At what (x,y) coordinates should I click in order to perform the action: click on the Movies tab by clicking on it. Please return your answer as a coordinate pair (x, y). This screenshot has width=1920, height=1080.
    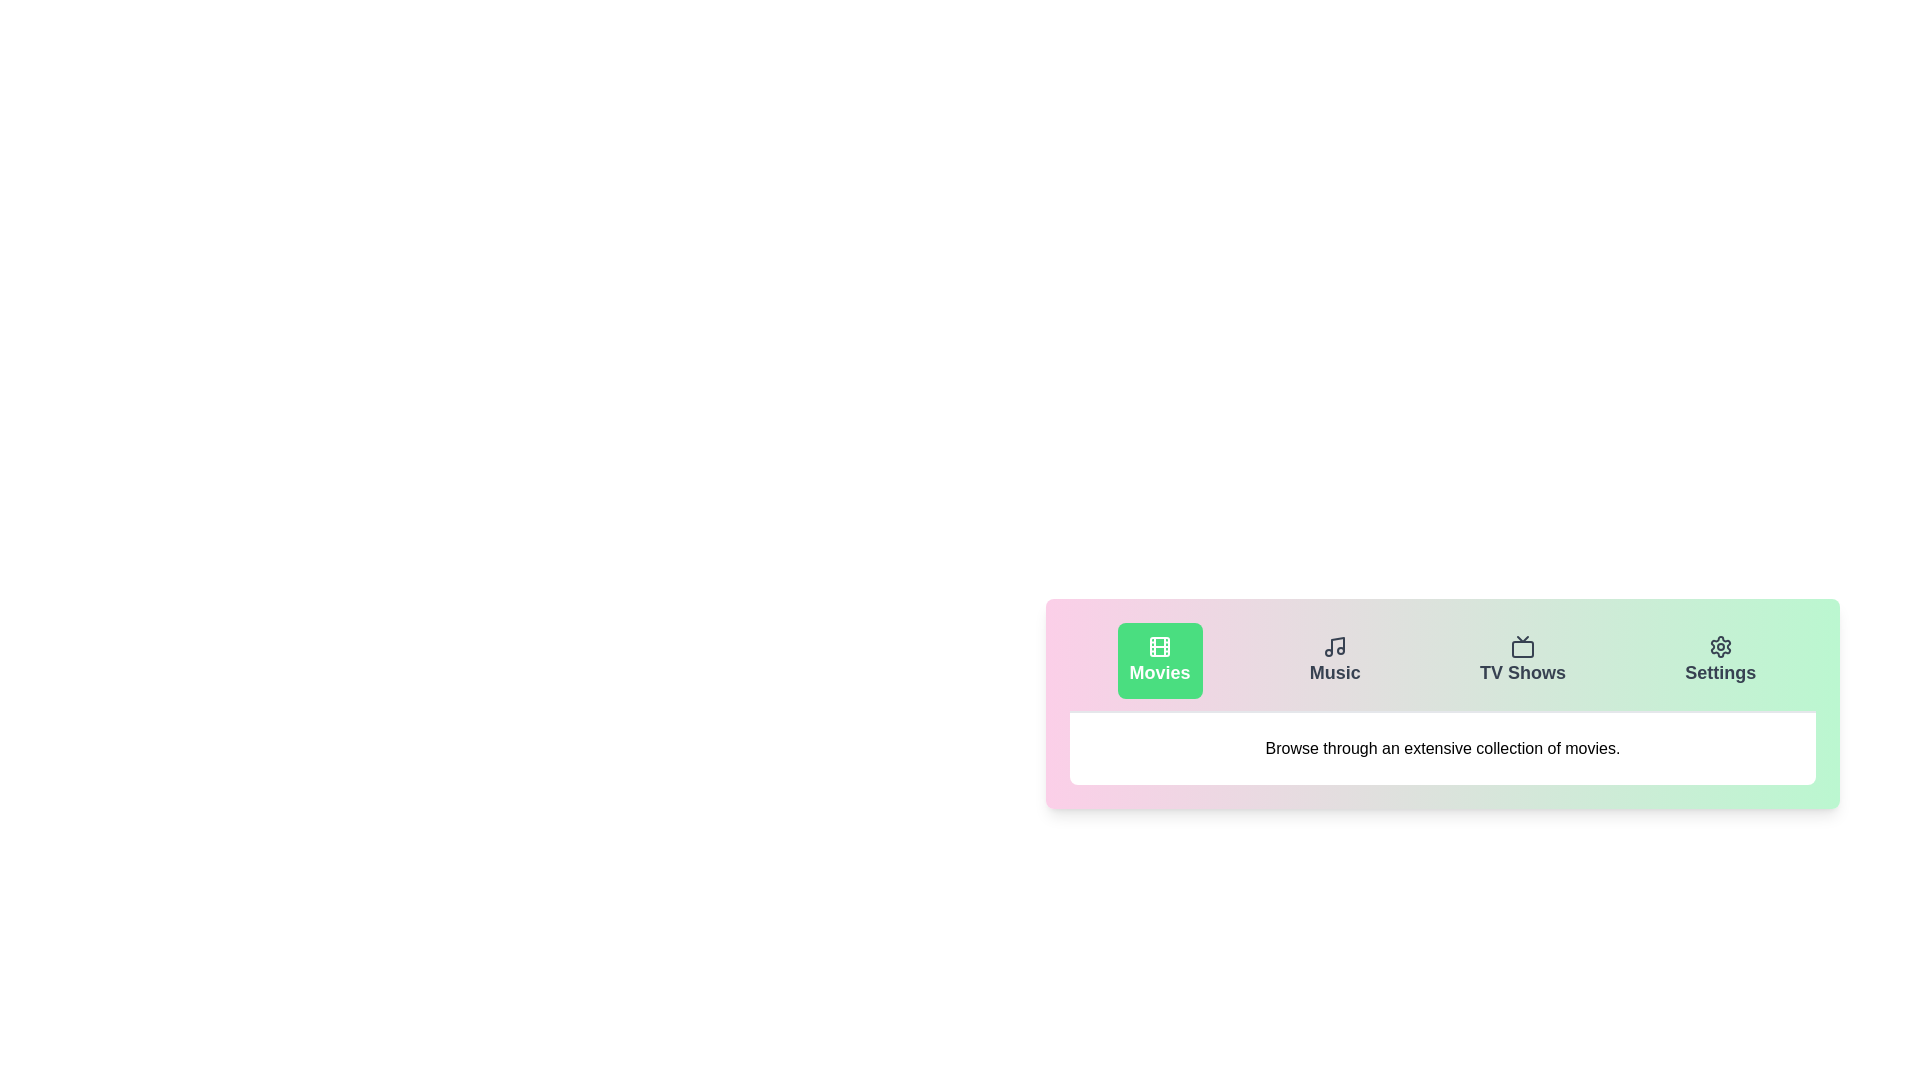
    Looking at the image, I should click on (1160, 660).